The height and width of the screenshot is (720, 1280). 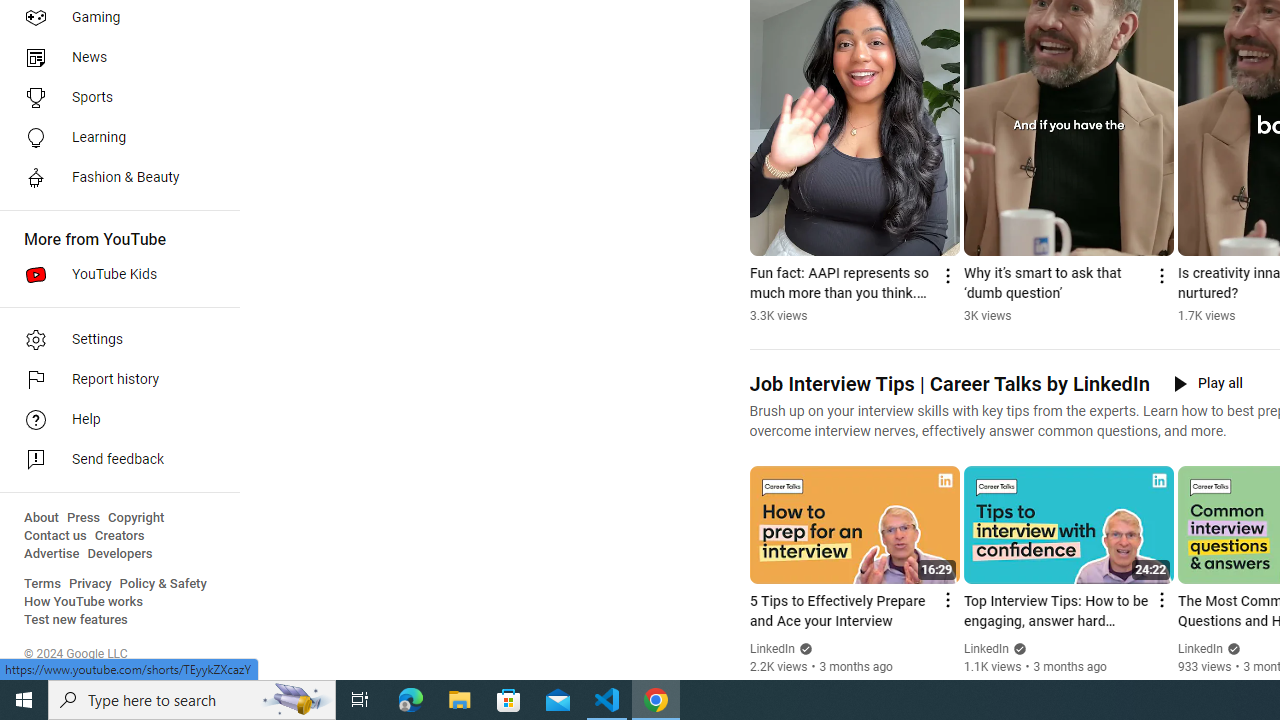 What do you see at coordinates (51, 554) in the screenshot?
I see `'Advertise'` at bounding box center [51, 554].